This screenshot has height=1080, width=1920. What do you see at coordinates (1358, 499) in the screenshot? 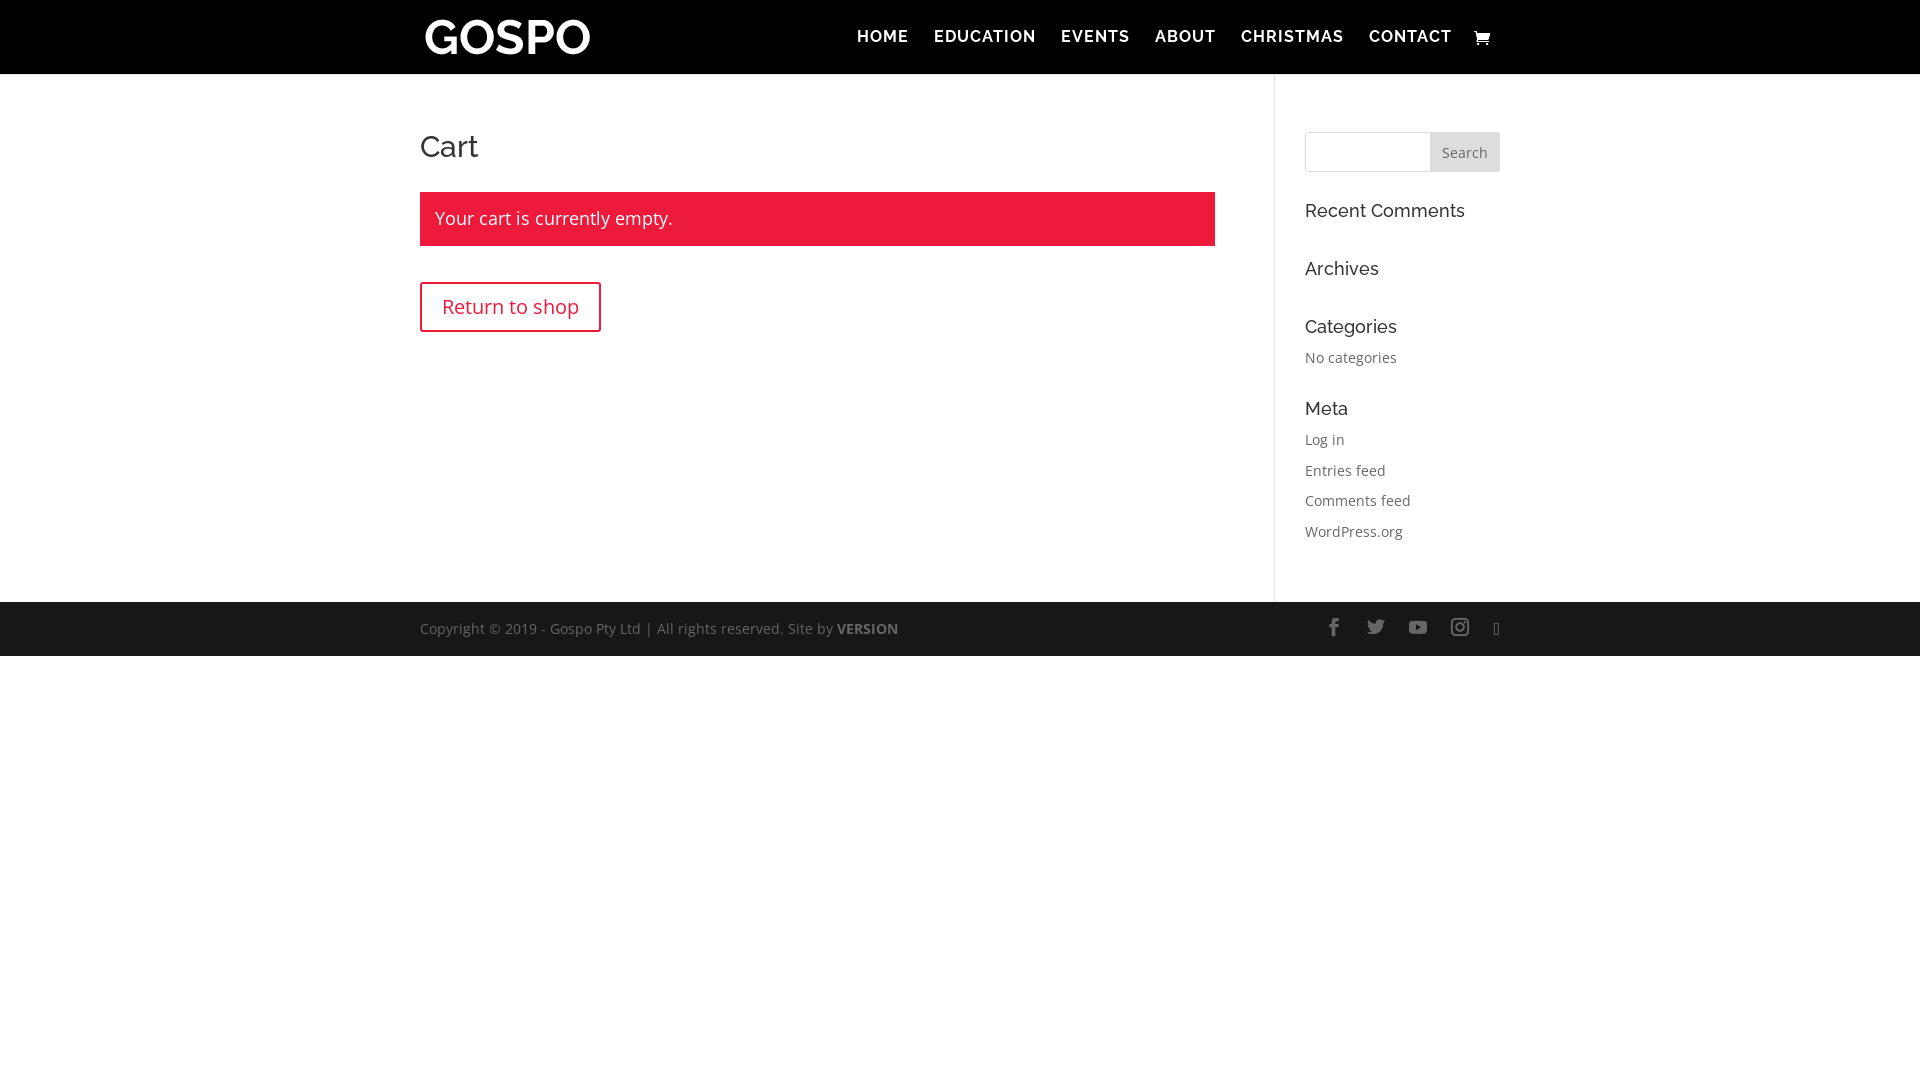
I see `'Comments feed'` at bounding box center [1358, 499].